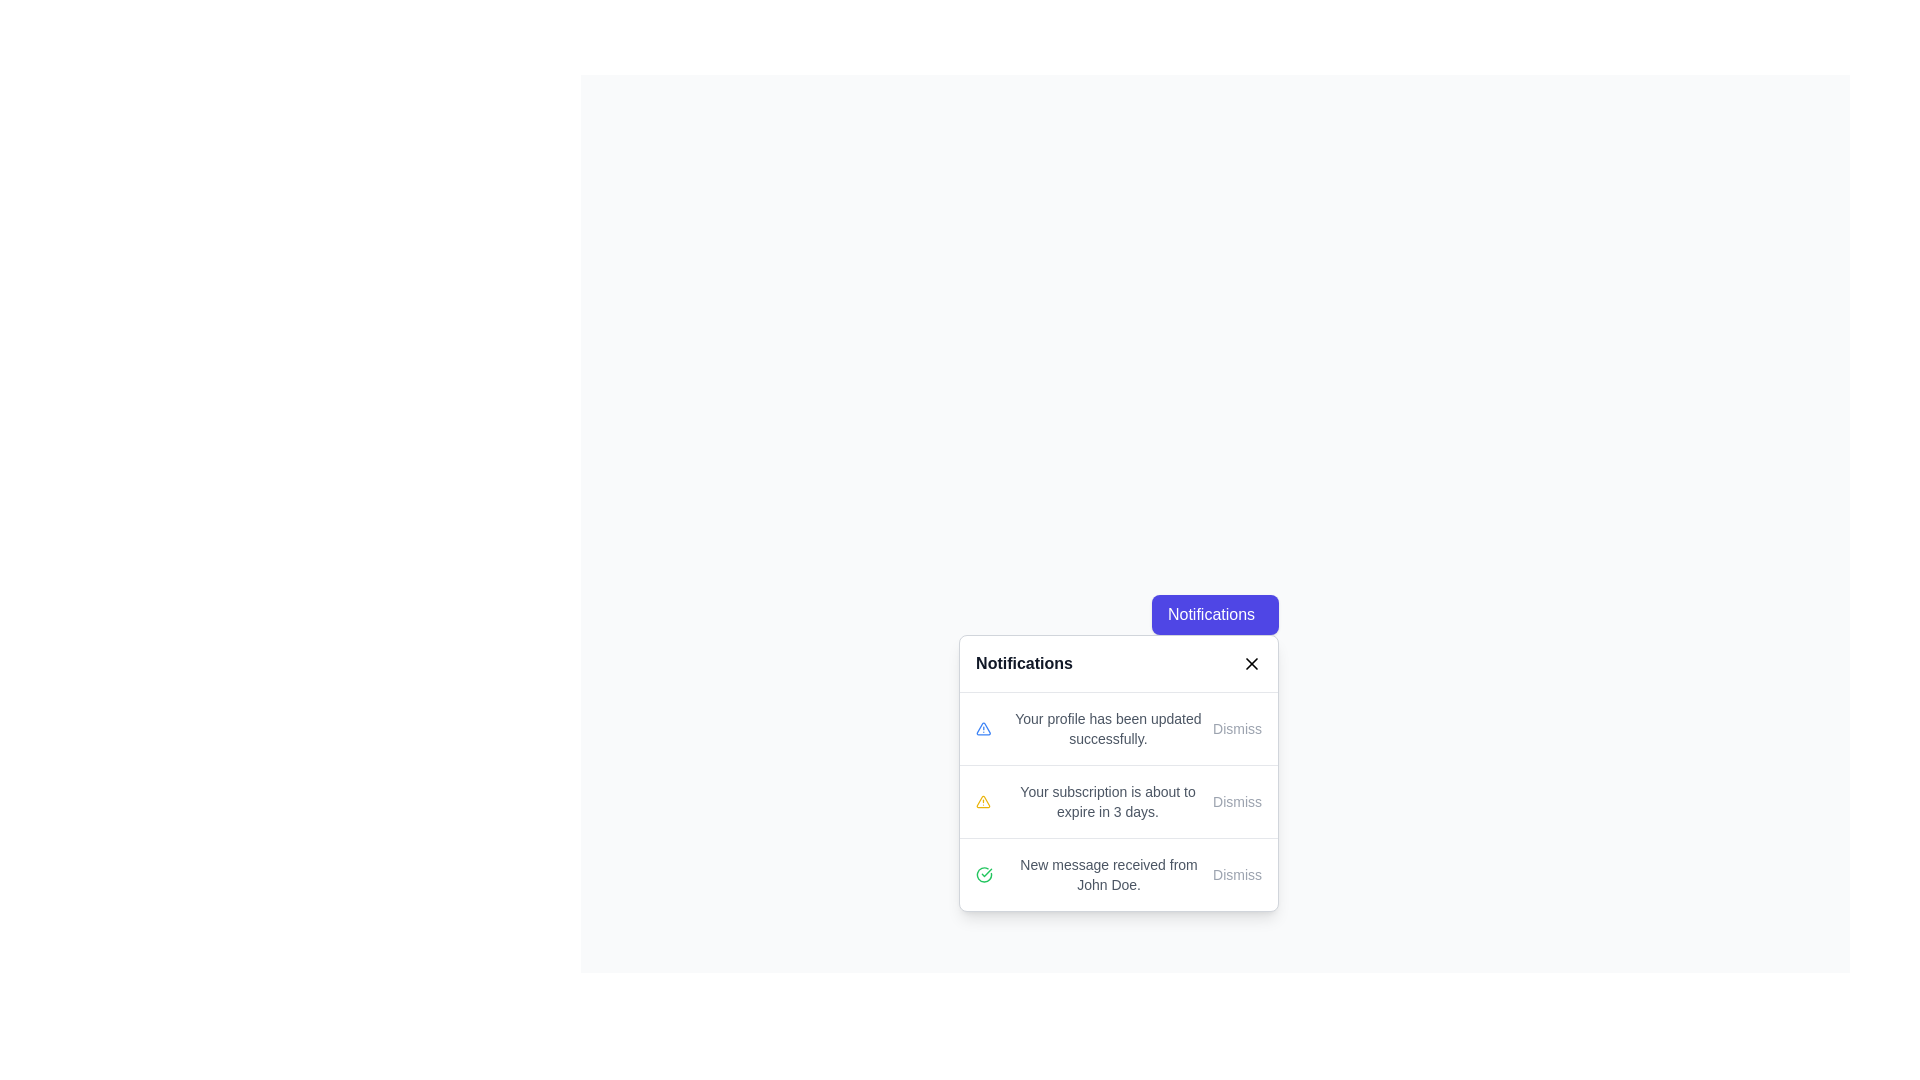 Image resolution: width=1920 pixels, height=1080 pixels. I want to click on the triangular warning symbol with a yellow border located in the notifications pop-up box, adjacent to the message indicating 'Your profile has been updated successfully.', so click(983, 801).